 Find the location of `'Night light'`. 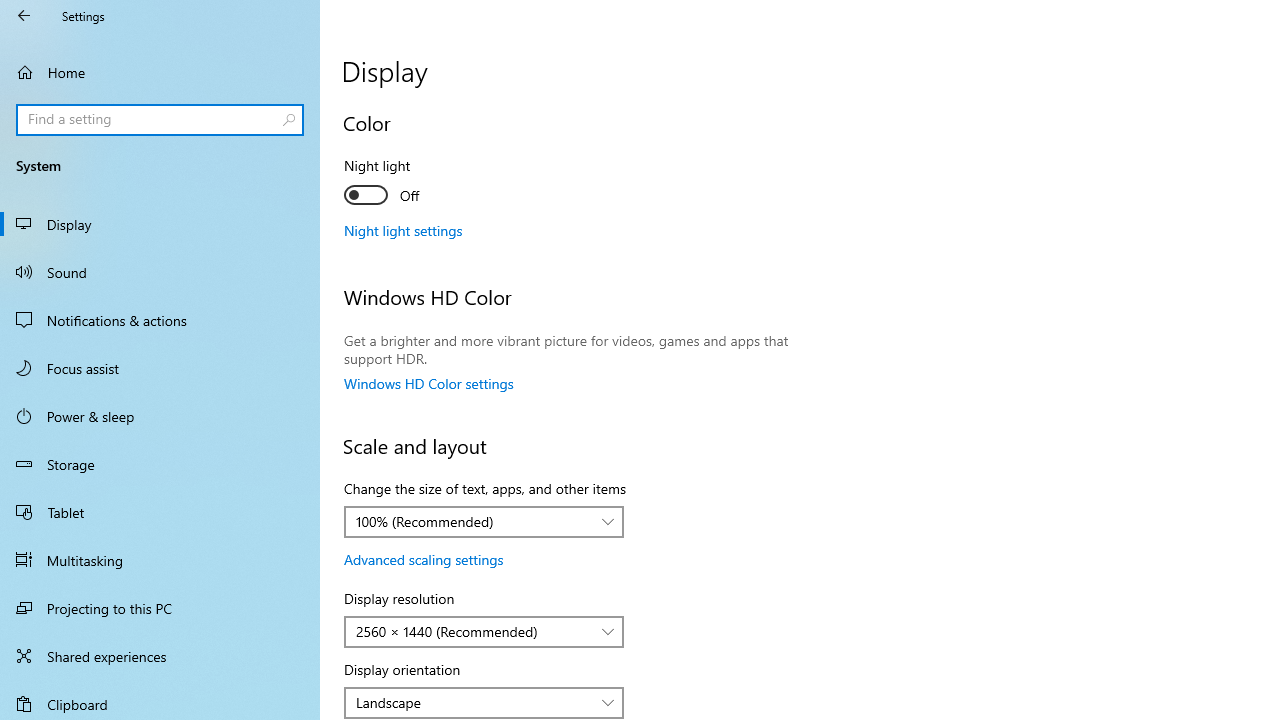

'Night light' is located at coordinates (416, 183).